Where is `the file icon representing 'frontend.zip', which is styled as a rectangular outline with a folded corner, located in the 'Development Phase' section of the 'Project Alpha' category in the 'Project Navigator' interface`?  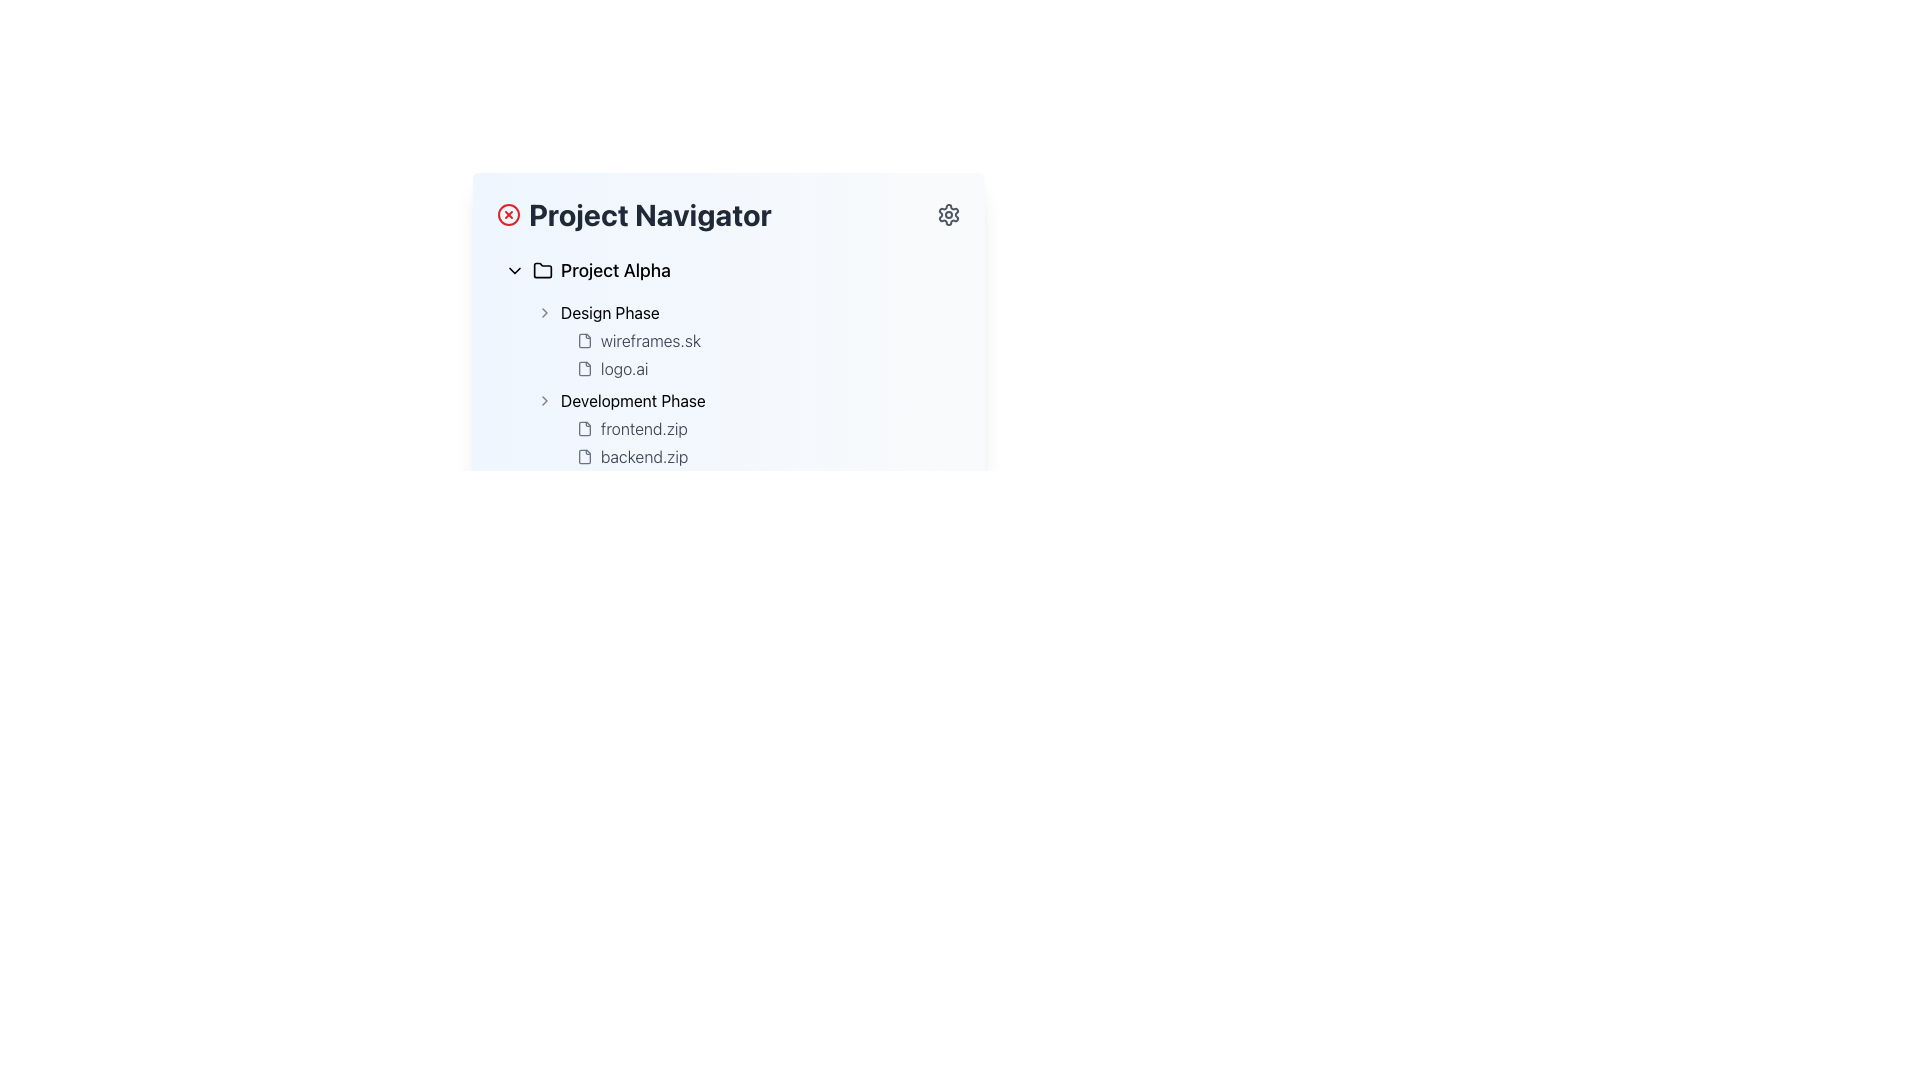
the file icon representing 'frontend.zip', which is styled as a rectangular outline with a folded corner, located in the 'Development Phase' section of the 'Project Alpha' category in the 'Project Navigator' interface is located at coordinates (584, 427).